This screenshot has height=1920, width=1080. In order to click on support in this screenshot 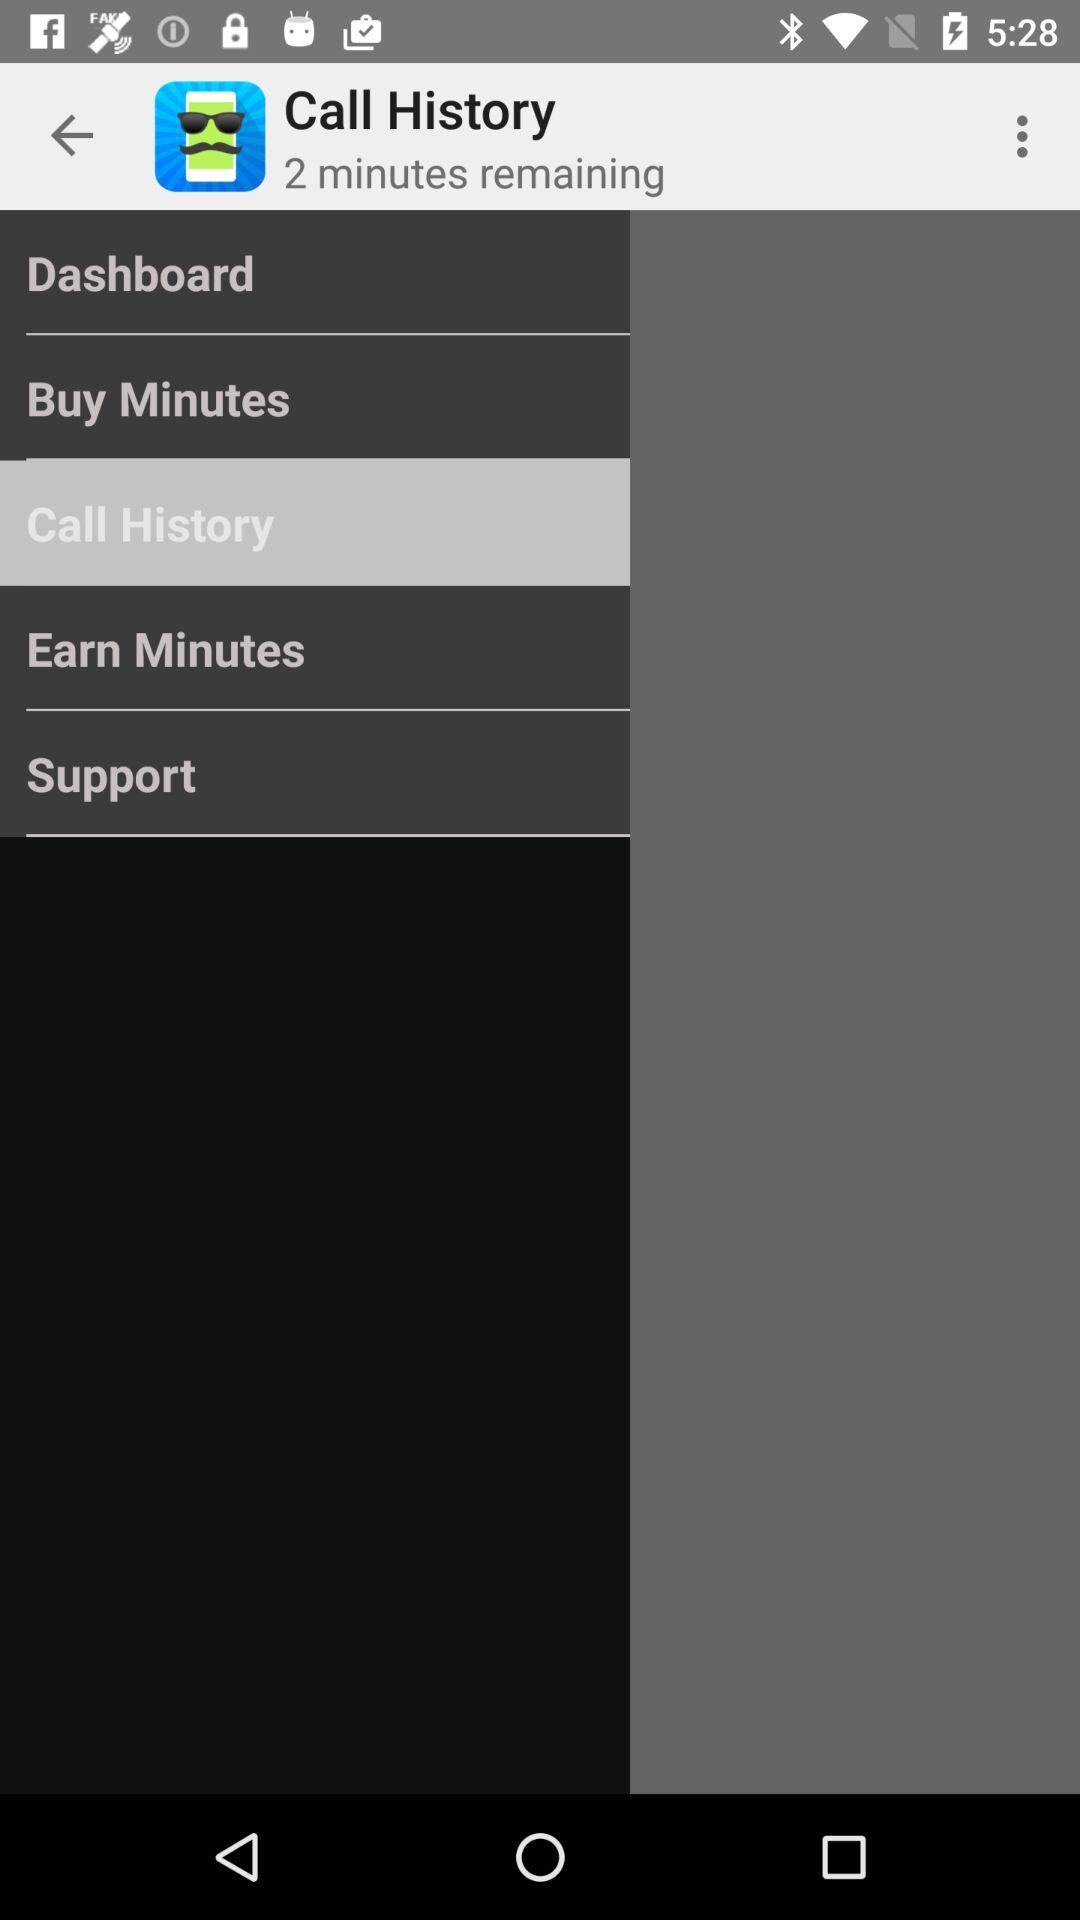, I will do `click(315, 772)`.